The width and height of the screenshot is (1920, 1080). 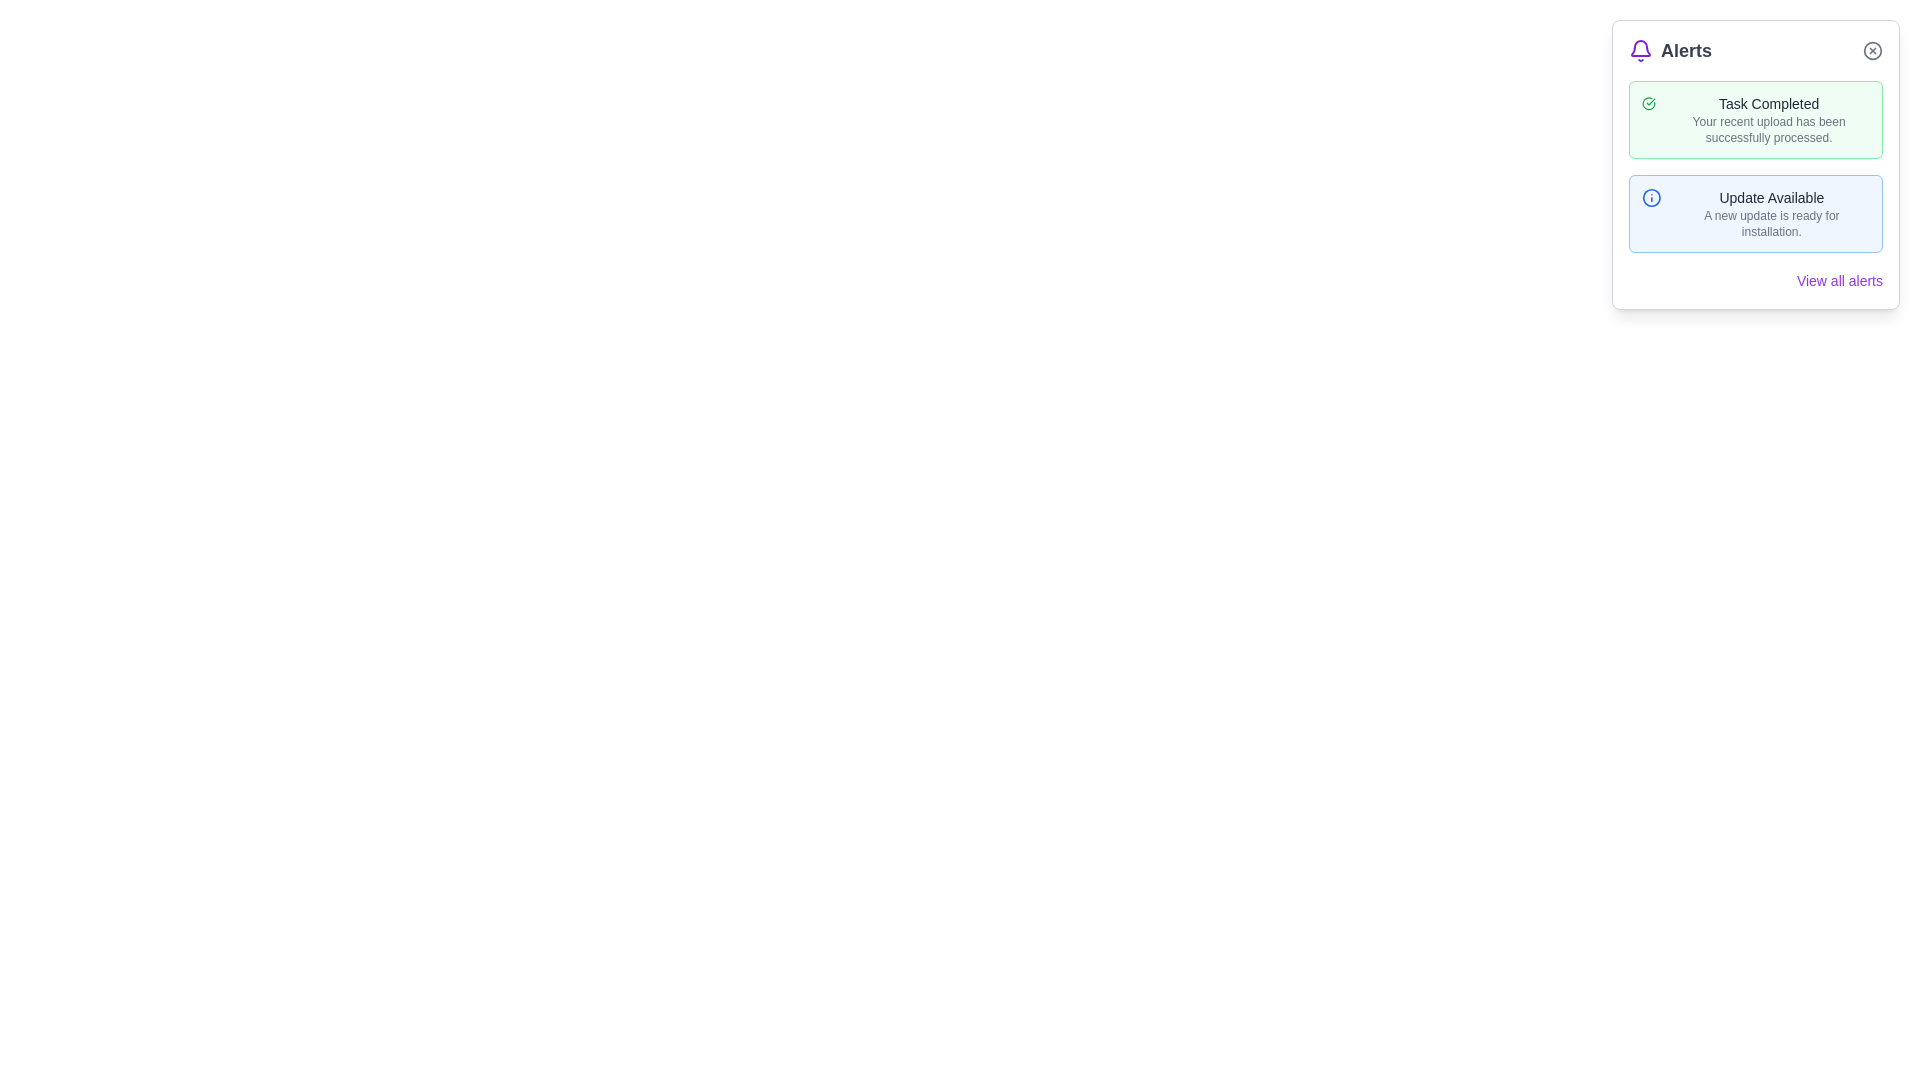 What do you see at coordinates (1871, 49) in the screenshot?
I see `the close button represented by a circular SVG element with an 'X' mark, located in the top-right corner of the 'Alerts' panel` at bounding box center [1871, 49].